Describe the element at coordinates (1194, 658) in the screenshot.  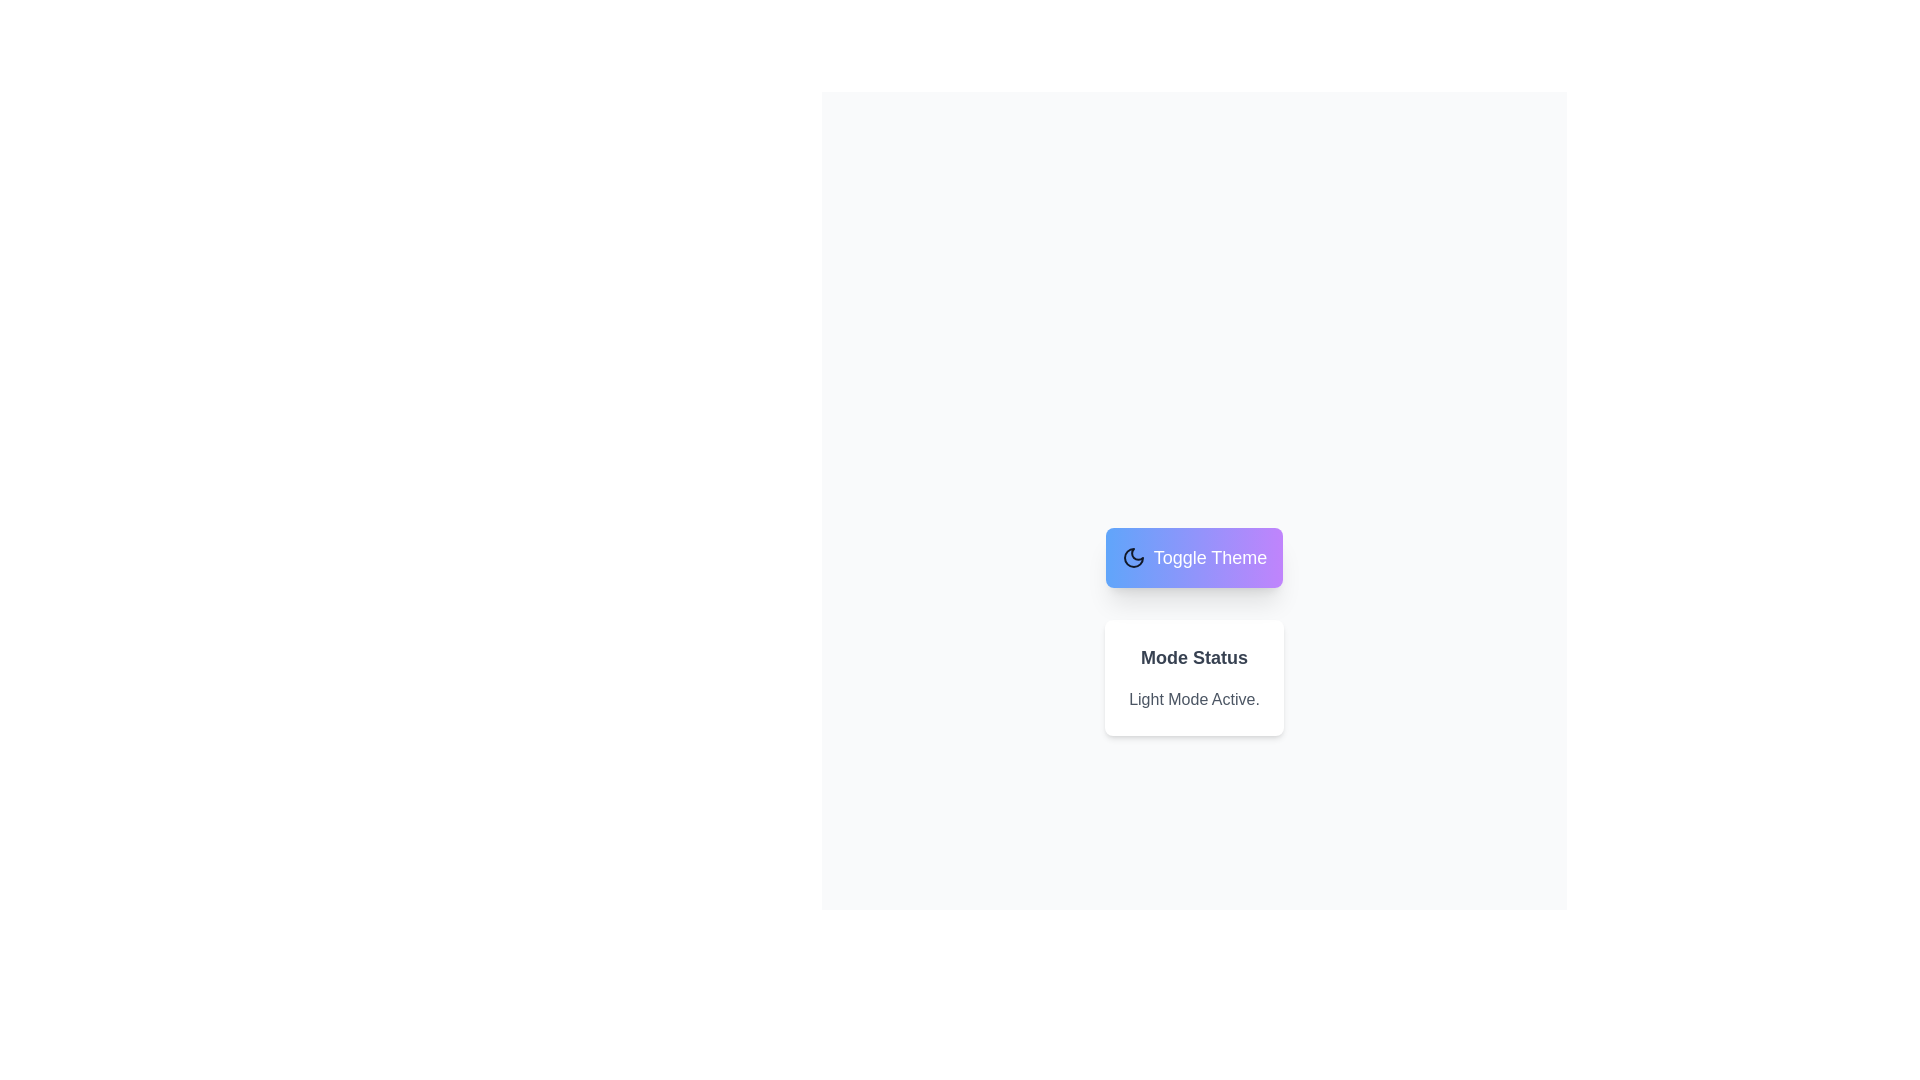
I see `the 'Mode Status' text` at that location.